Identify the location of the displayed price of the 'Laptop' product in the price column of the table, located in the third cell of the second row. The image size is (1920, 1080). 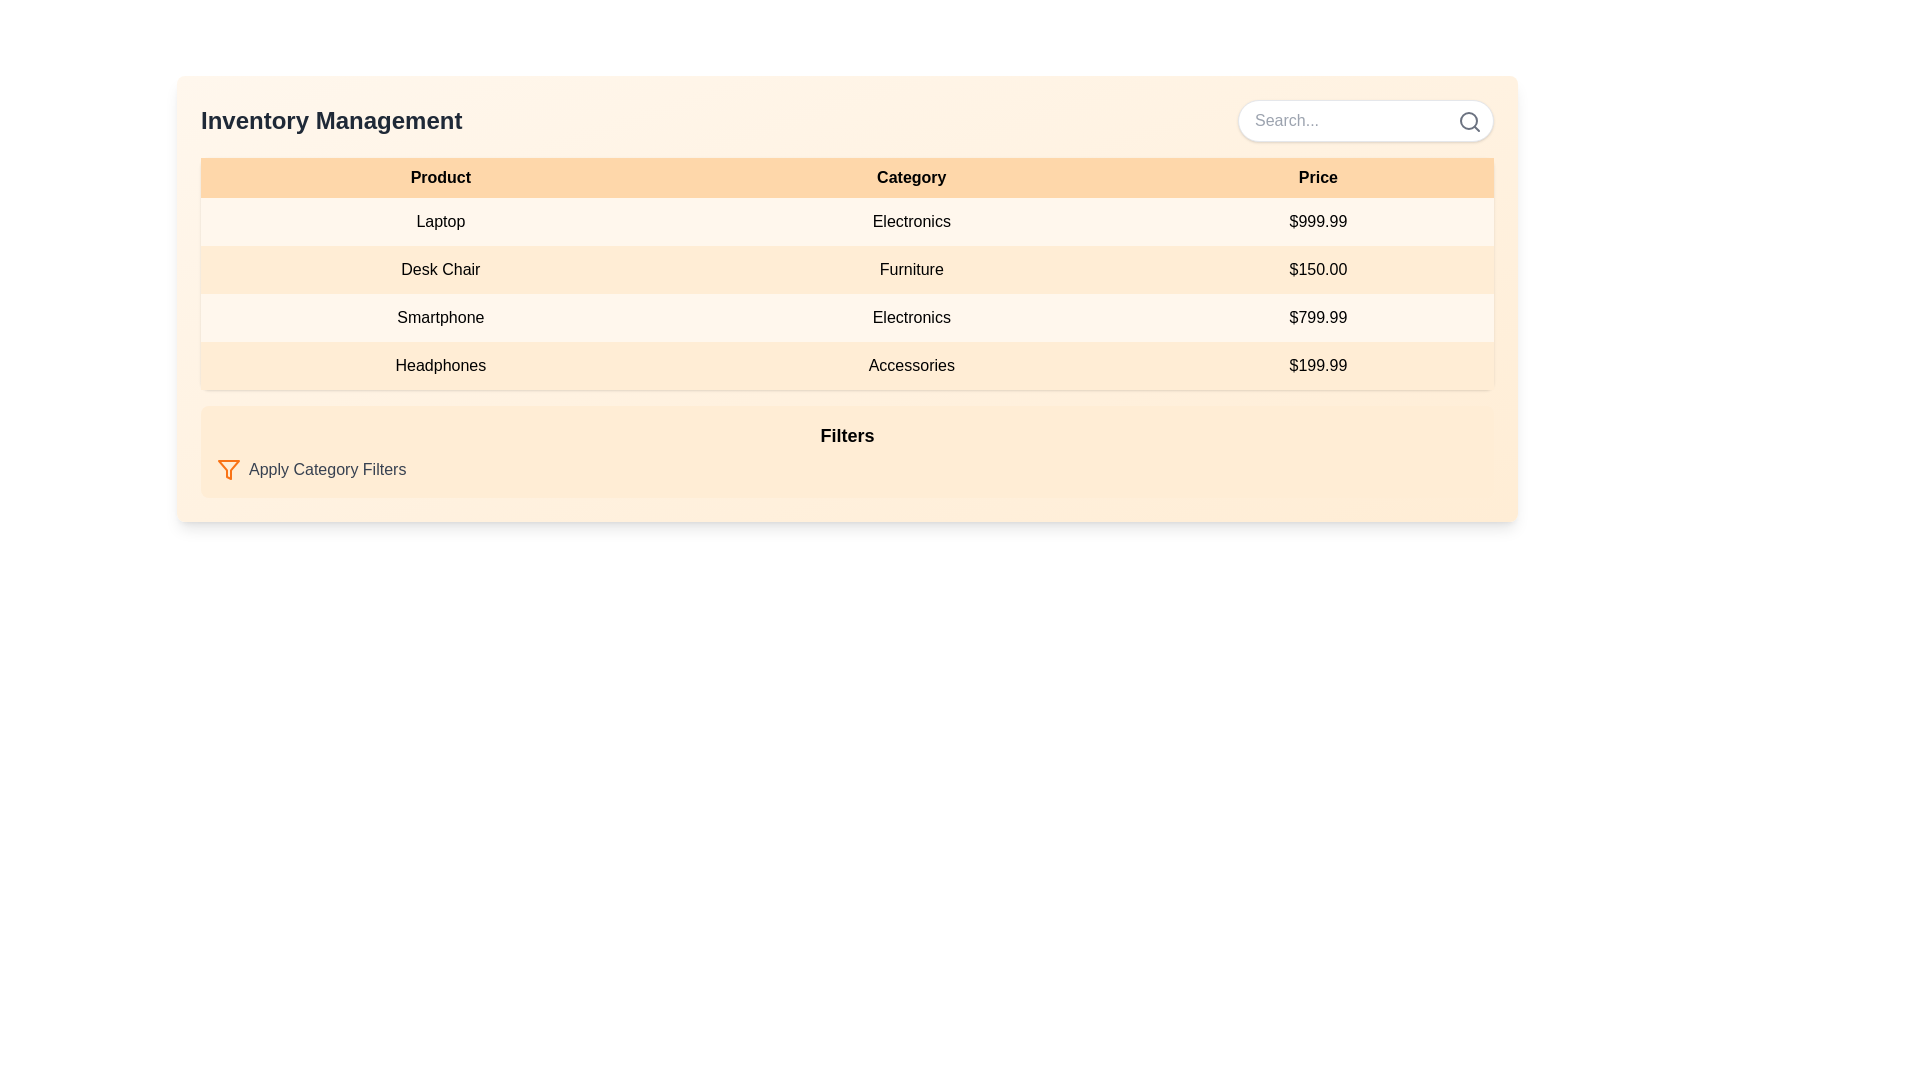
(1318, 222).